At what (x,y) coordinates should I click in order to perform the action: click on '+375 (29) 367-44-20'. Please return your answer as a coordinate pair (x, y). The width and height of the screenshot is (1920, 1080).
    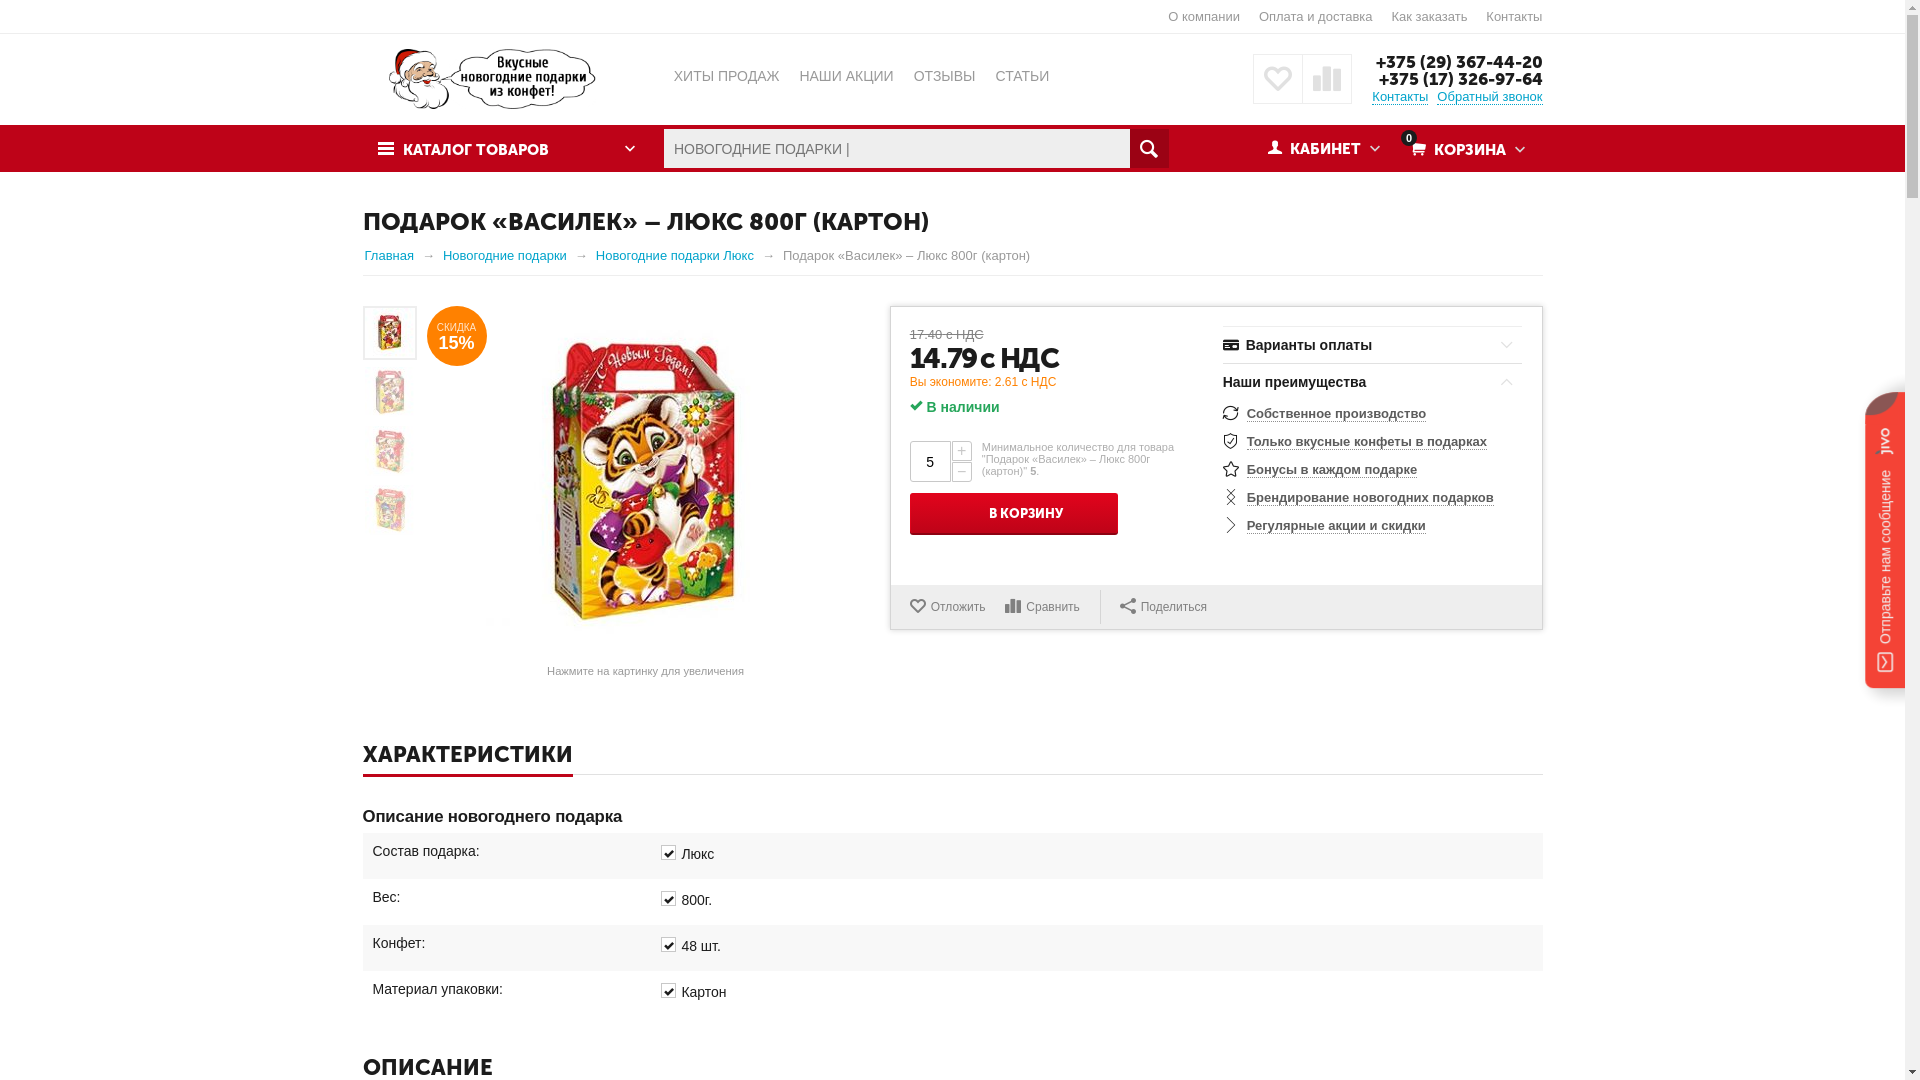
    Looking at the image, I should click on (1459, 60).